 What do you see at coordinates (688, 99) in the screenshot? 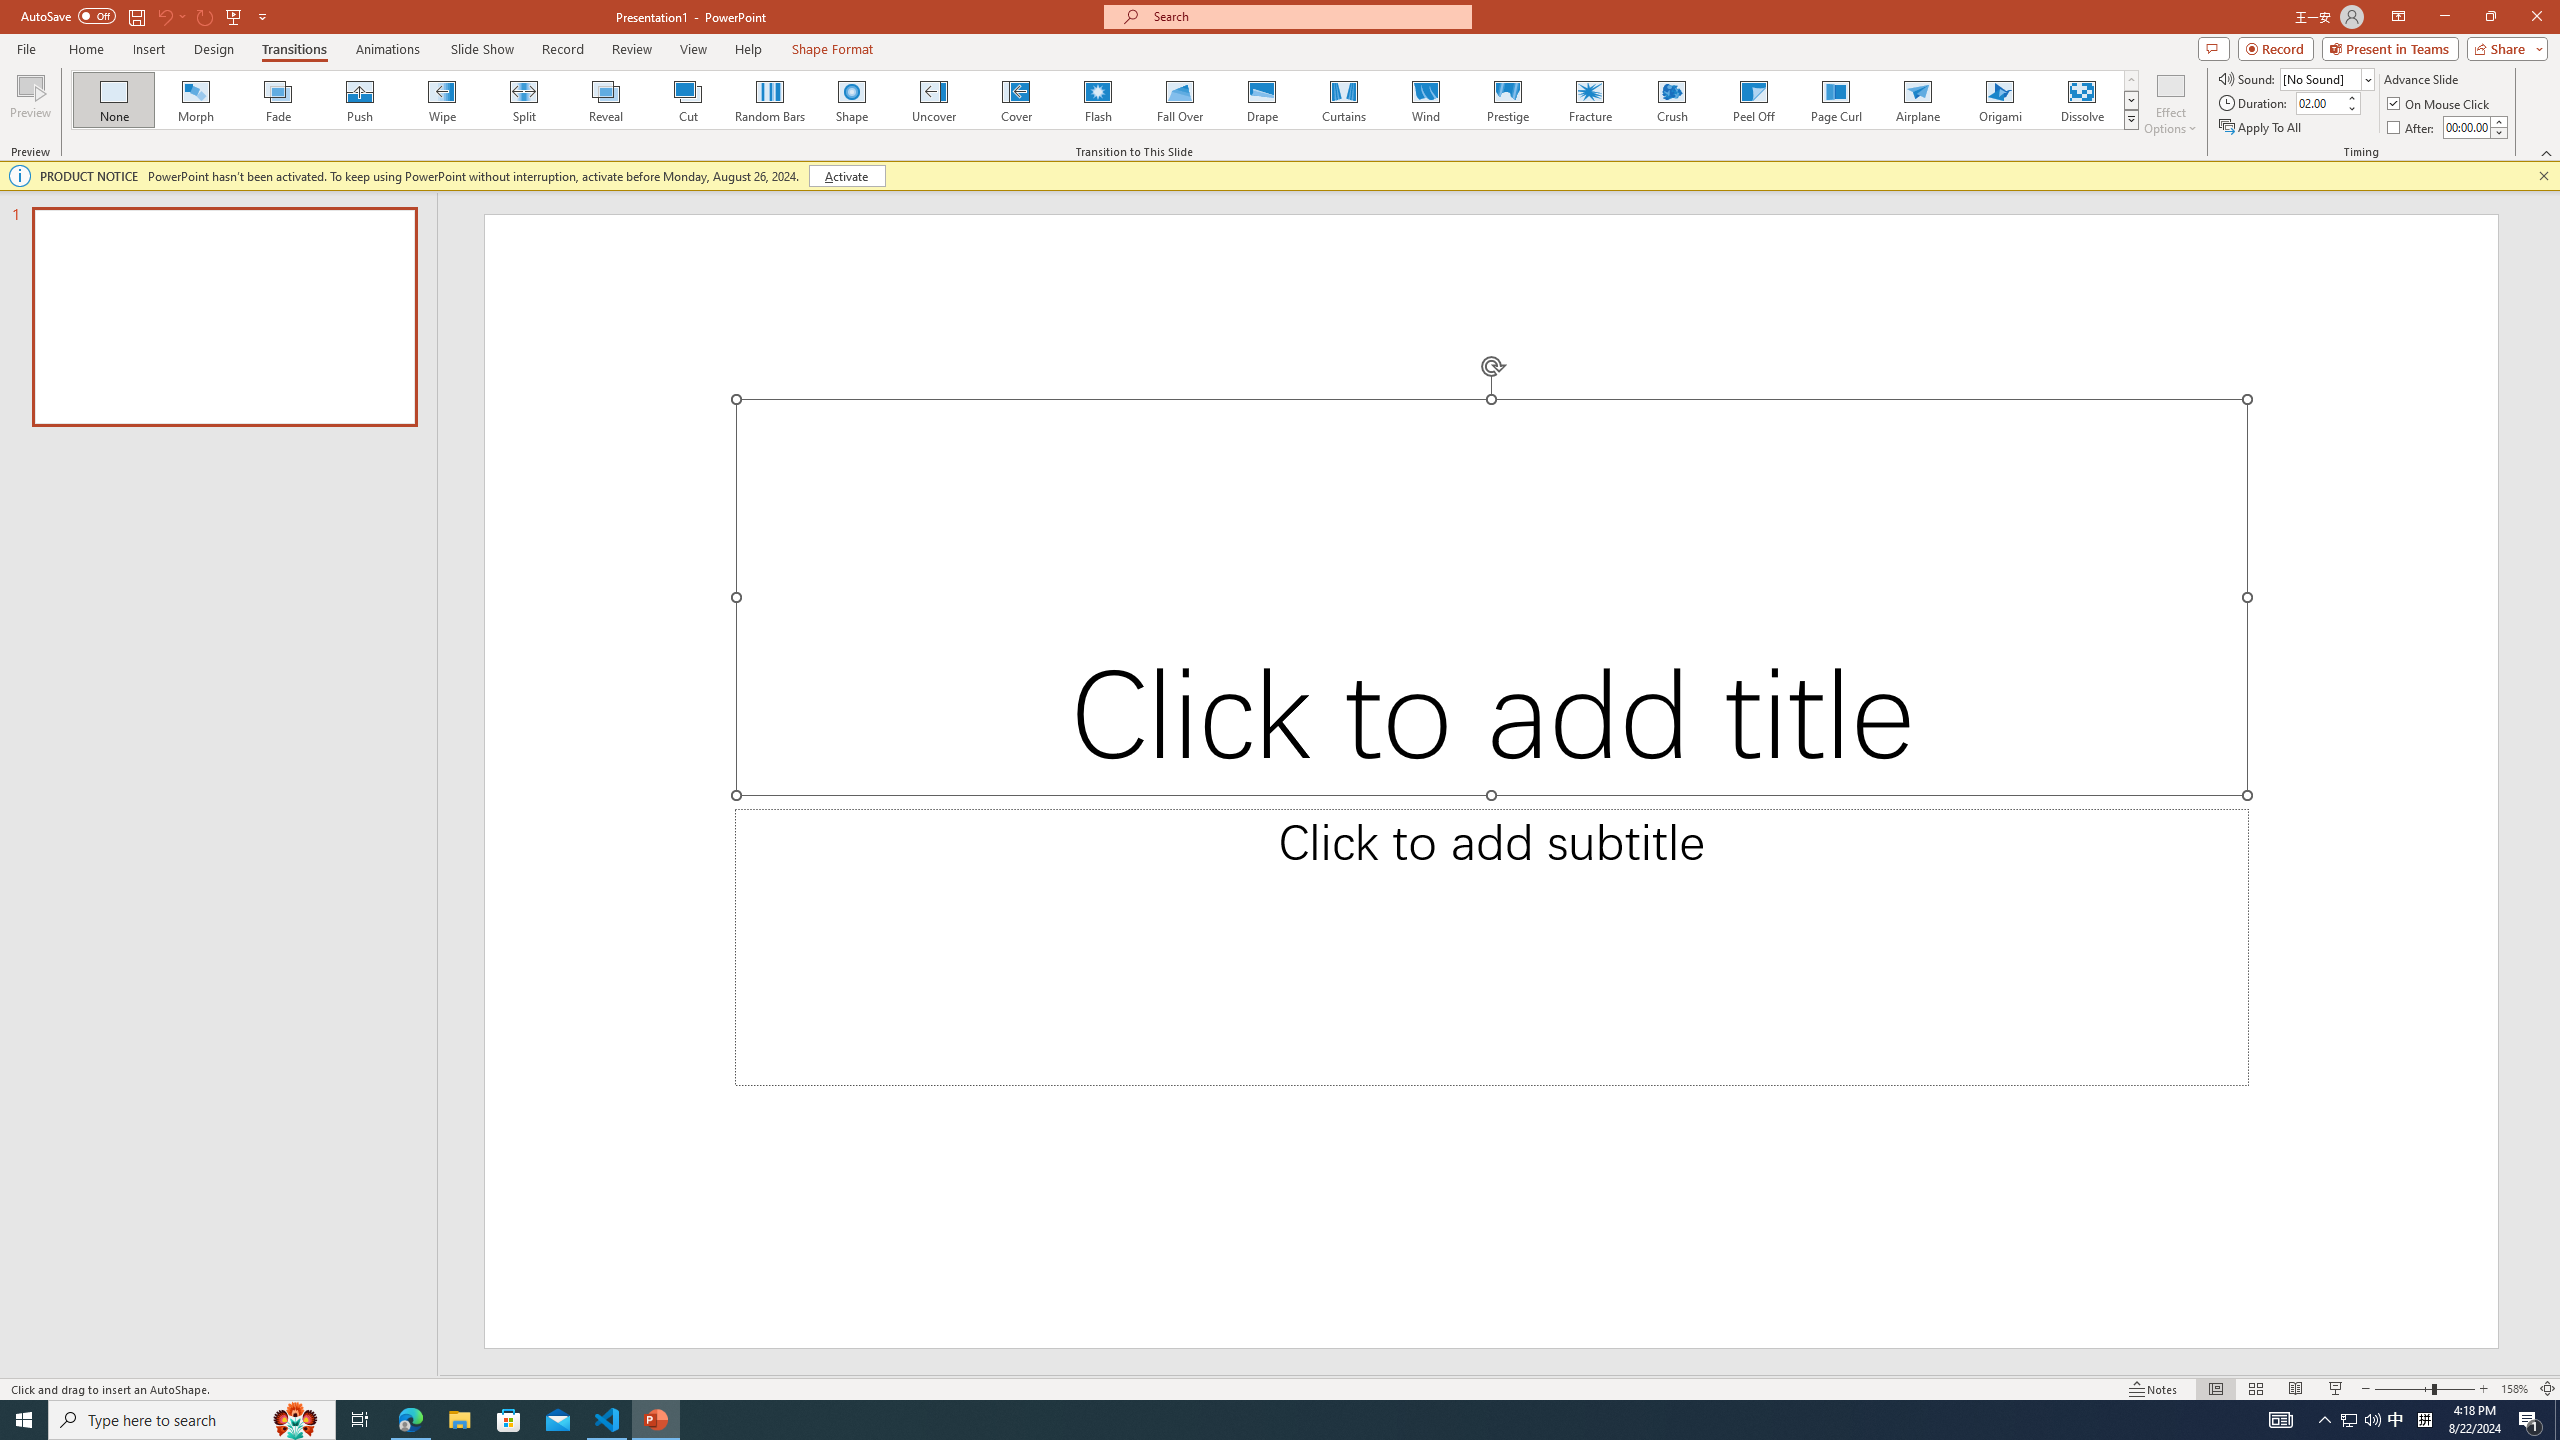
I see `'Cut'` at bounding box center [688, 99].